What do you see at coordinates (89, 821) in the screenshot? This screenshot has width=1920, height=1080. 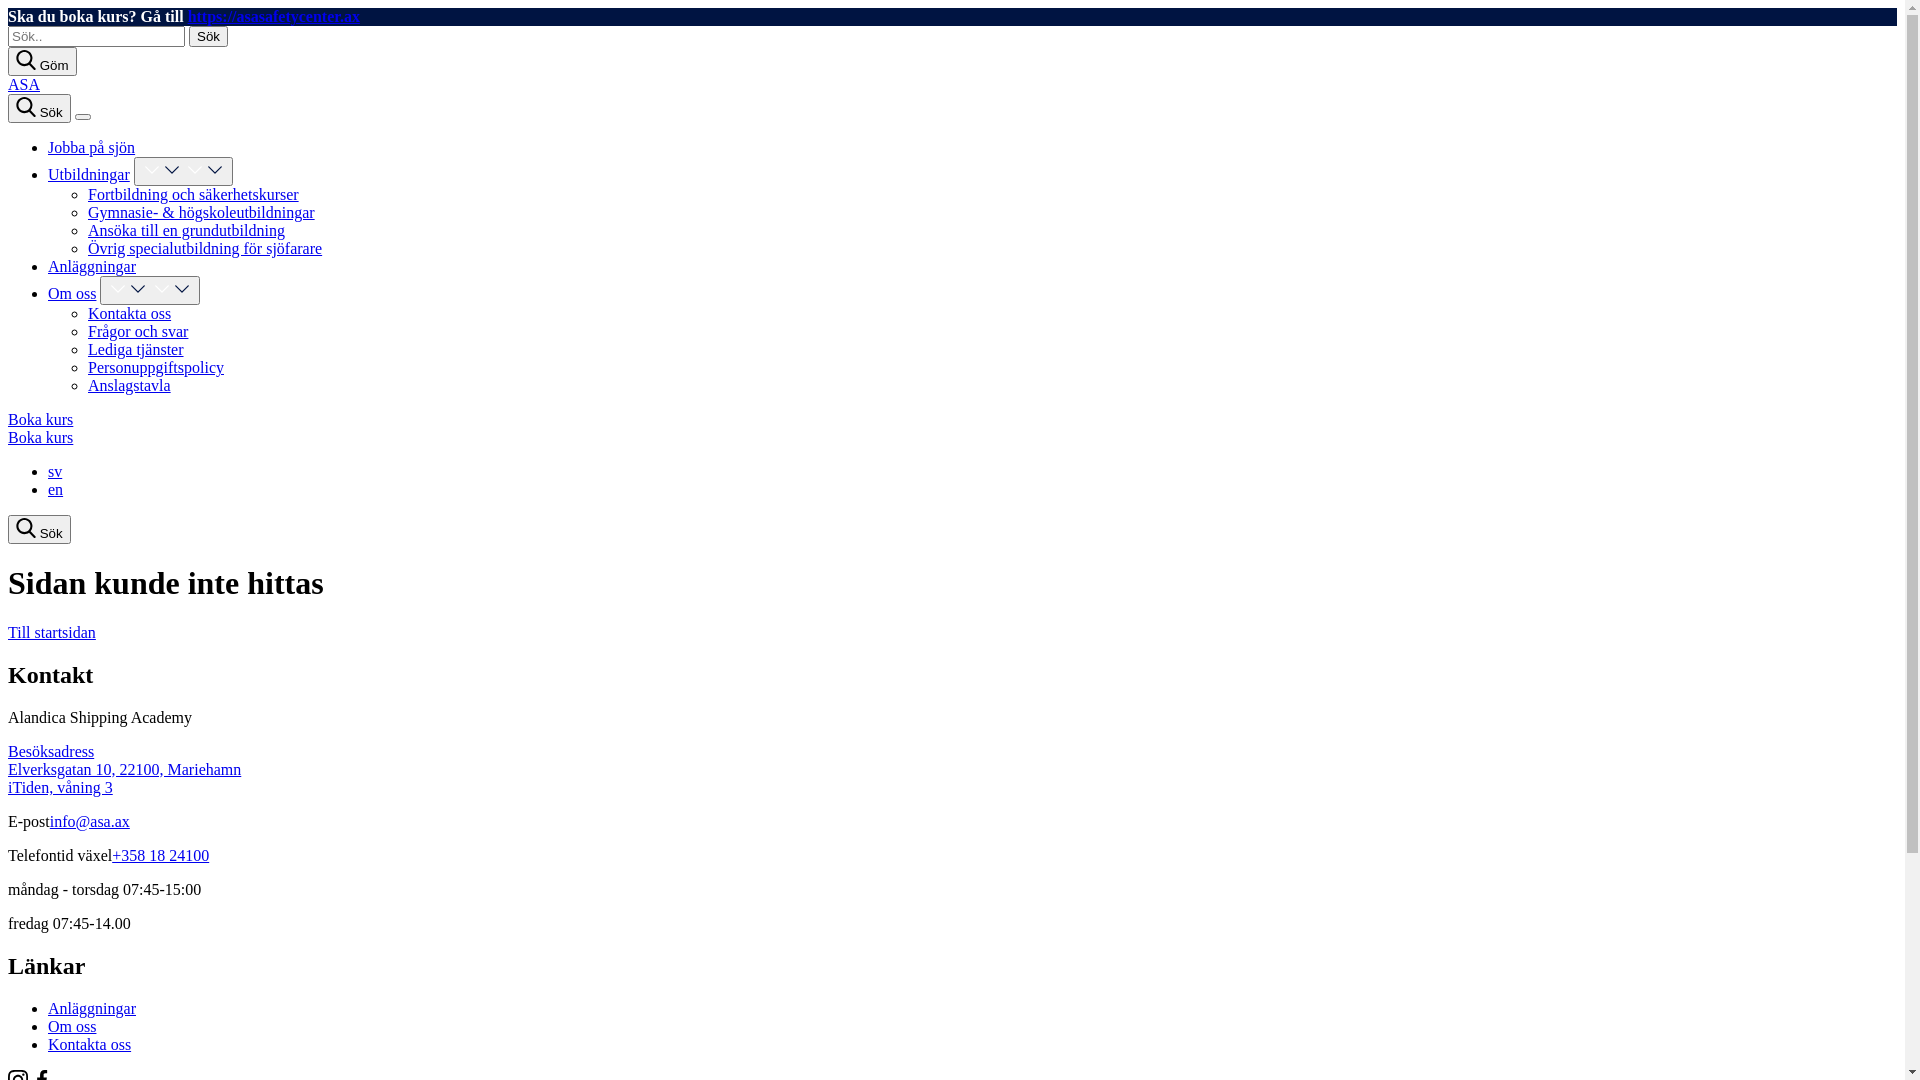 I see `'info@asa.ax'` at bounding box center [89, 821].